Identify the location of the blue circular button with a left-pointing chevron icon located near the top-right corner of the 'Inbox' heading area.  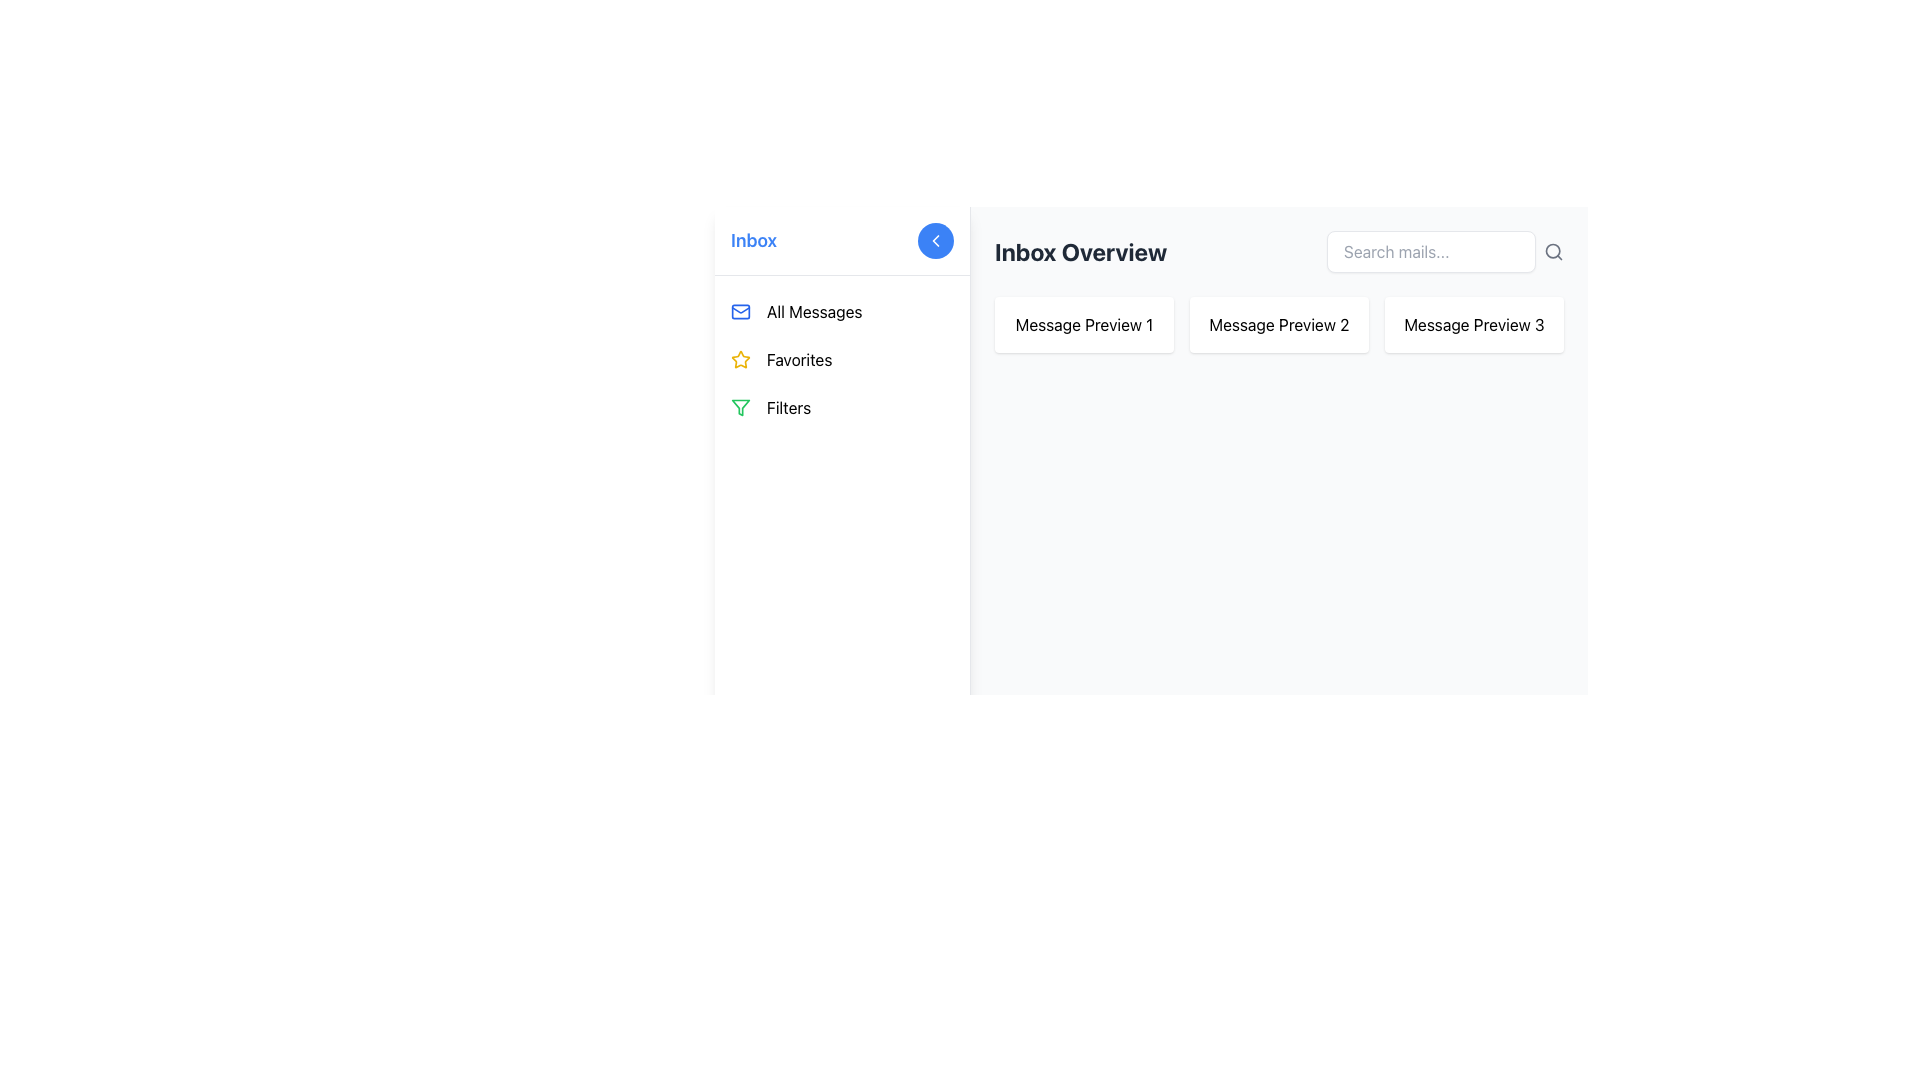
(935, 239).